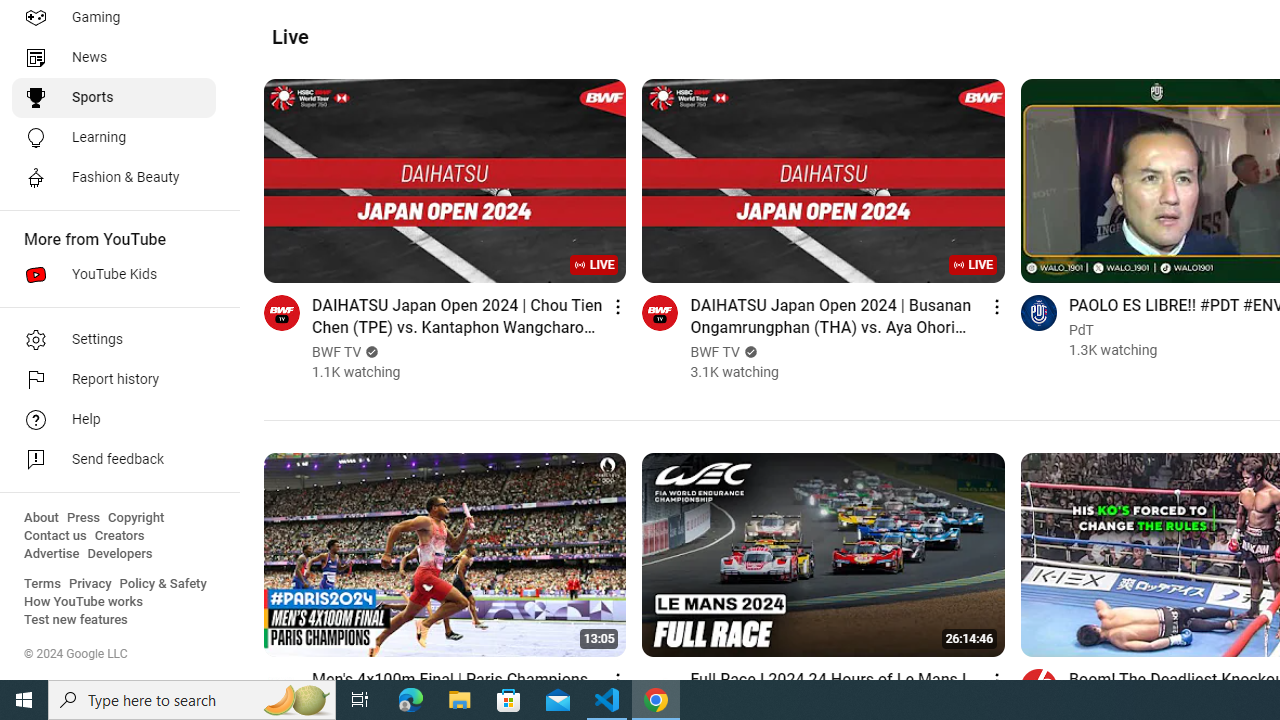 The image size is (1280, 720). Describe the element at coordinates (112, 460) in the screenshot. I see `'Send feedback'` at that location.